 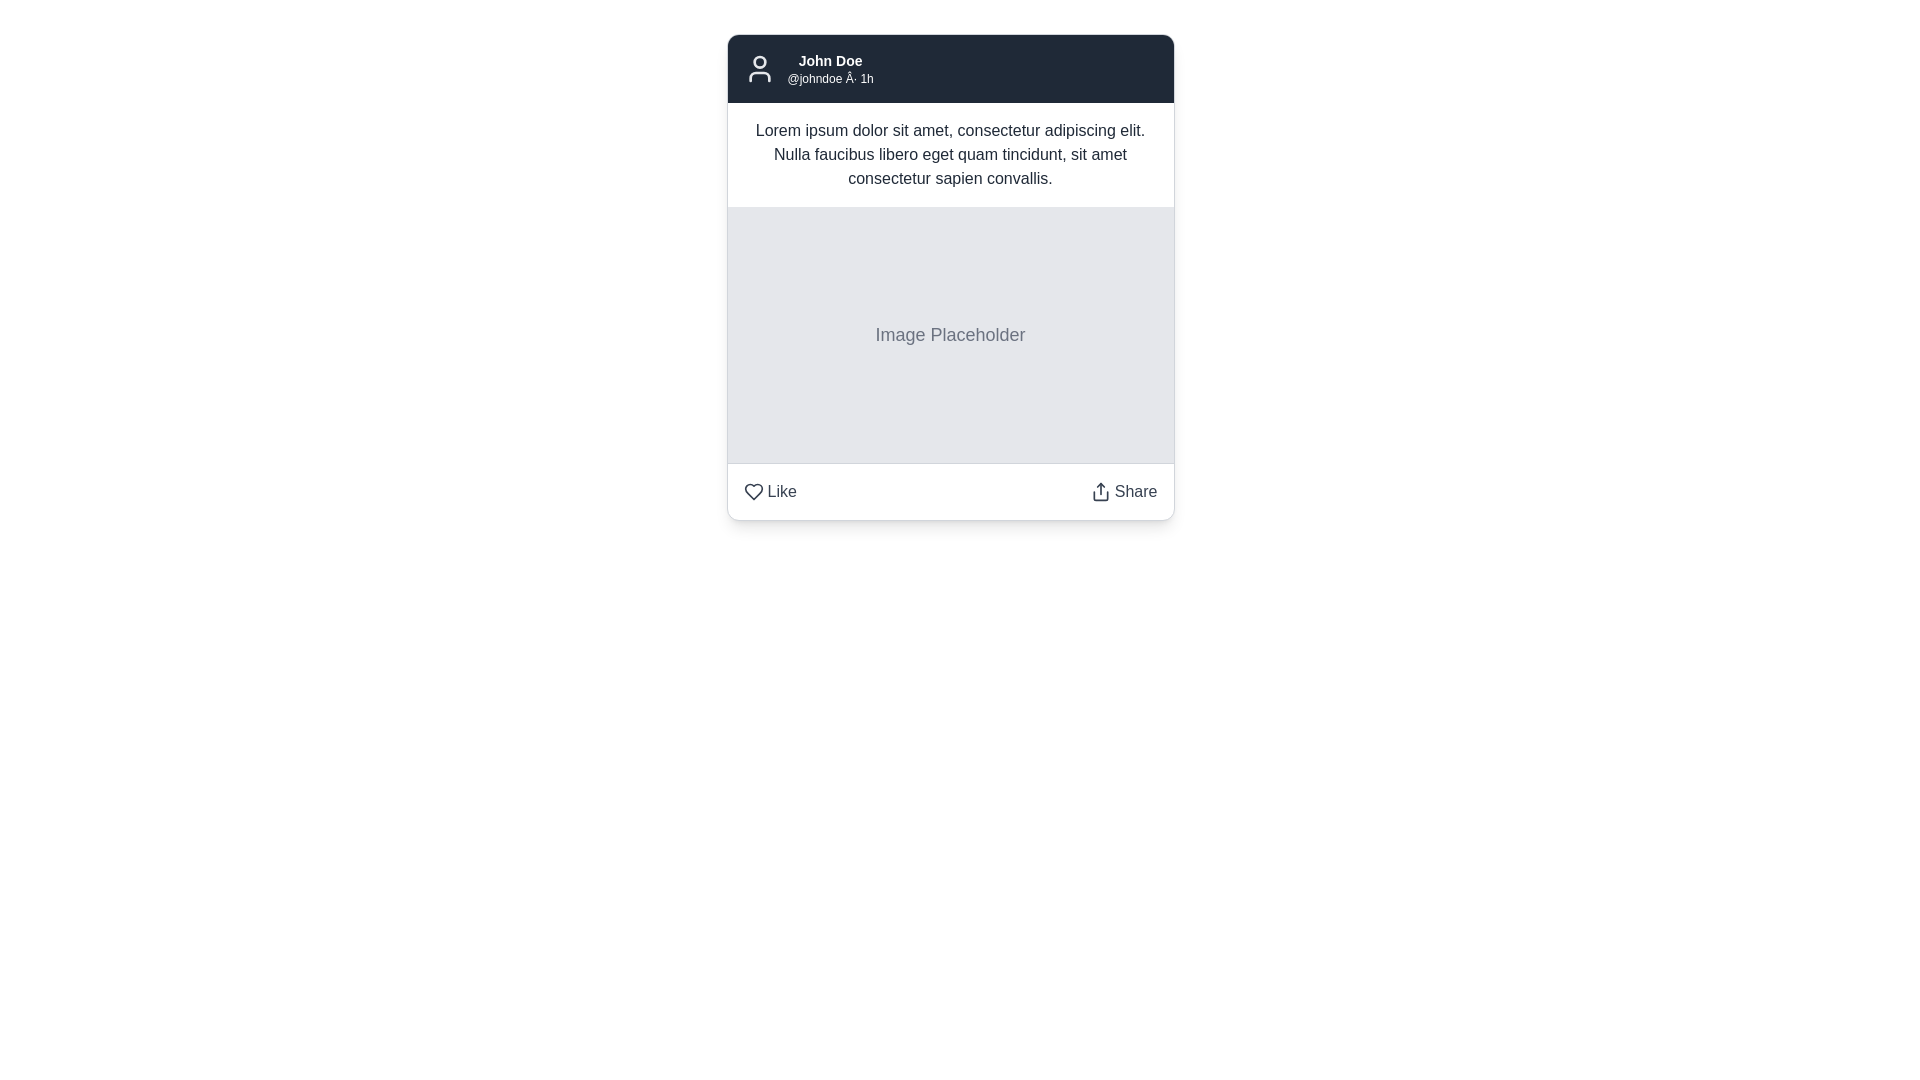 I want to click on content displayed in the text block located centrally within the card component, positioned below the user profile section and above the image placeholder, so click(x=949, y=153).